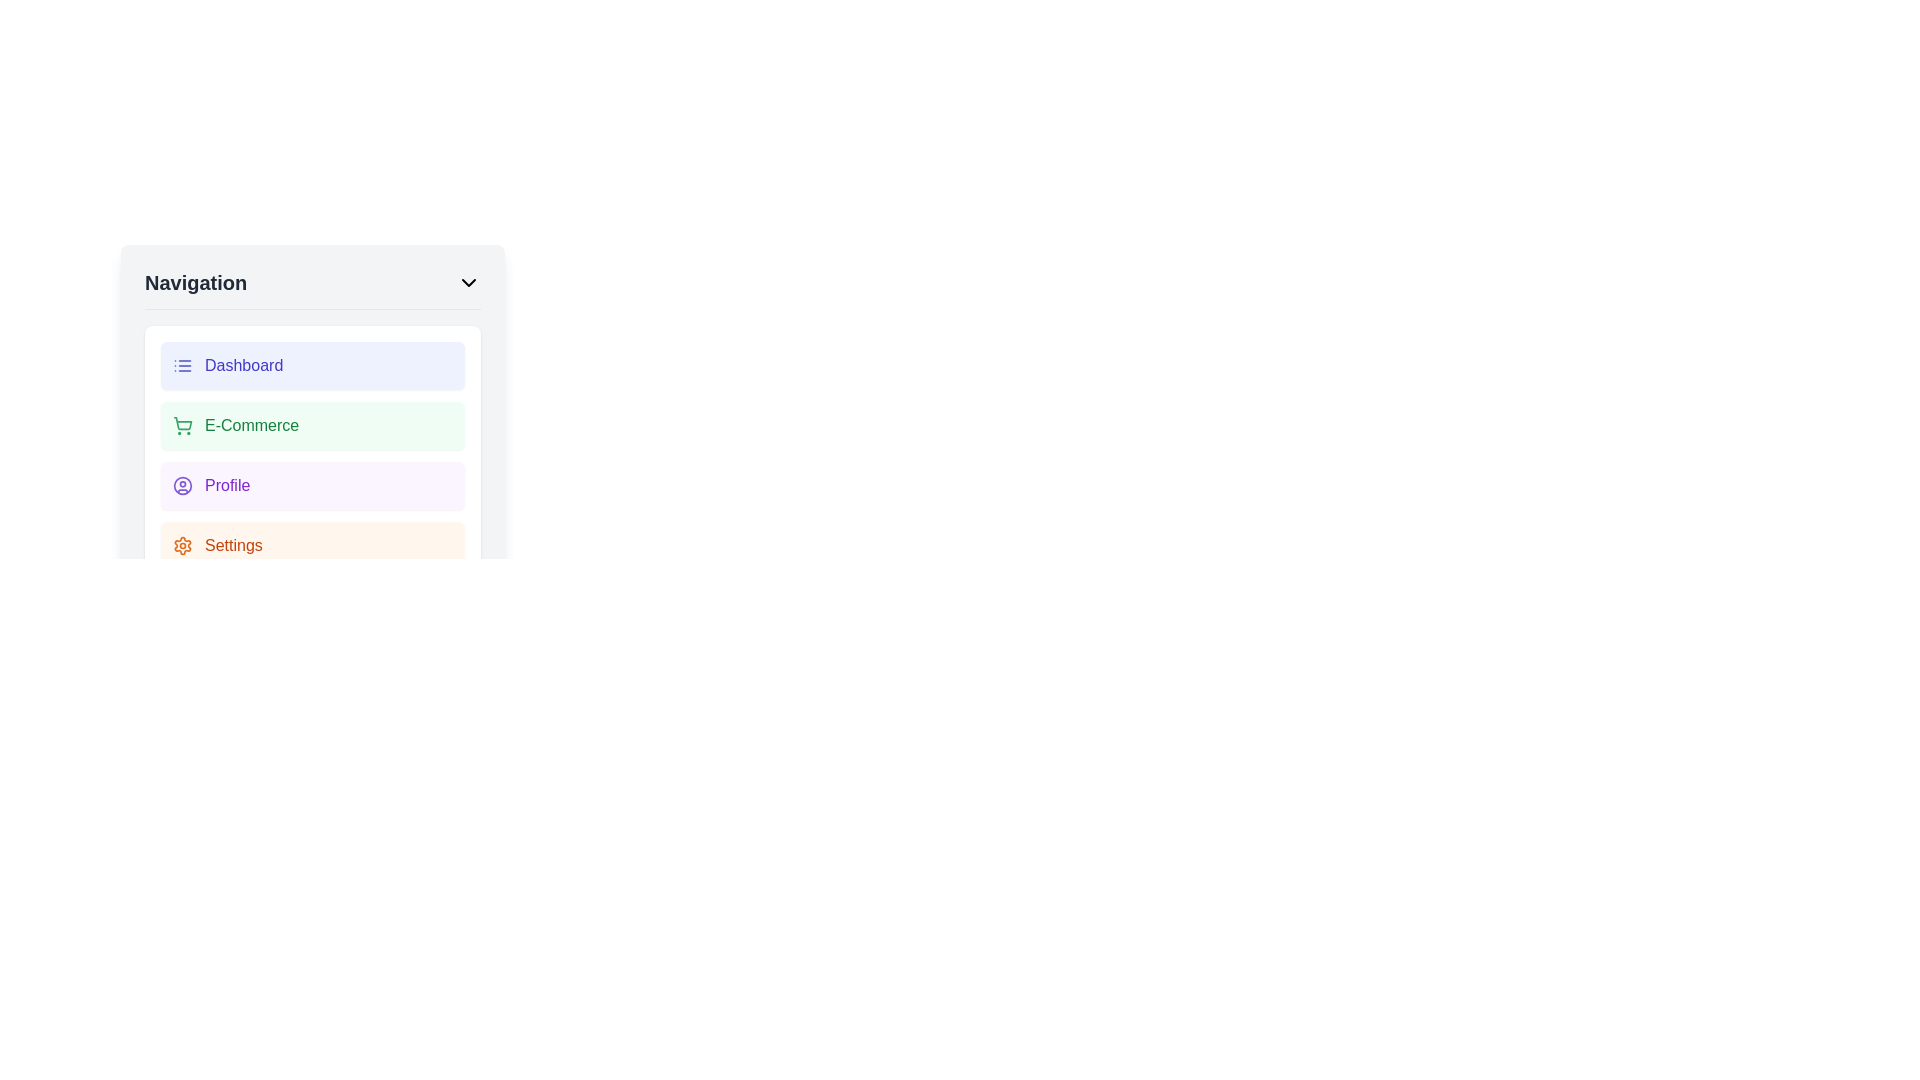 The image size is (1920, 1080). I want to click on SVG icon resembling a shopping cart, which is styled with a green stroke color and located to the left of the 'E-Commerce' text within a light green highlighted box, so click(182, 424).